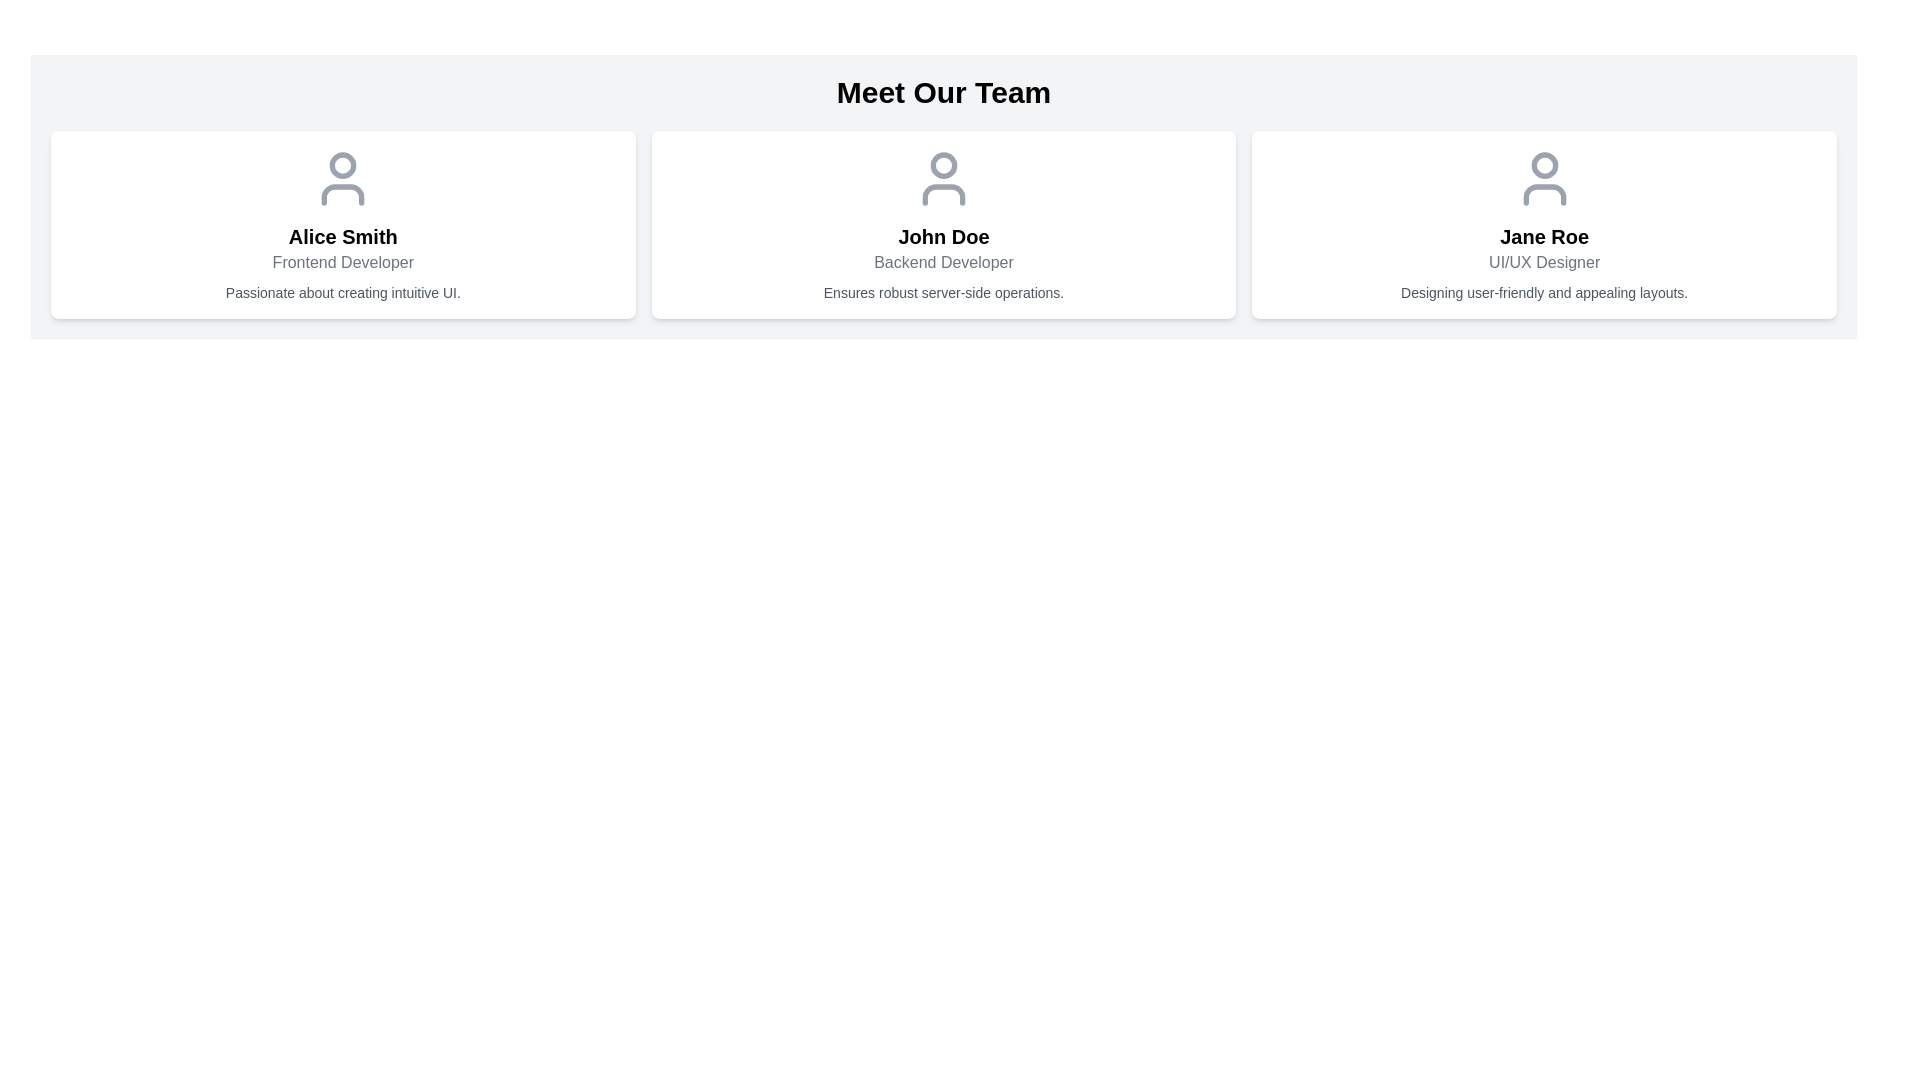 Image resolution: width=1920 pixels, height=1080 pixels. Describe the element at coordinates (943, 293) in the screenshot. I see `the static text snippet reading 'Ensures robust server-side operations.' located beneath the name and role description within the profile card of 'John Doe' in the 'Meet Our Team' section` at that location.